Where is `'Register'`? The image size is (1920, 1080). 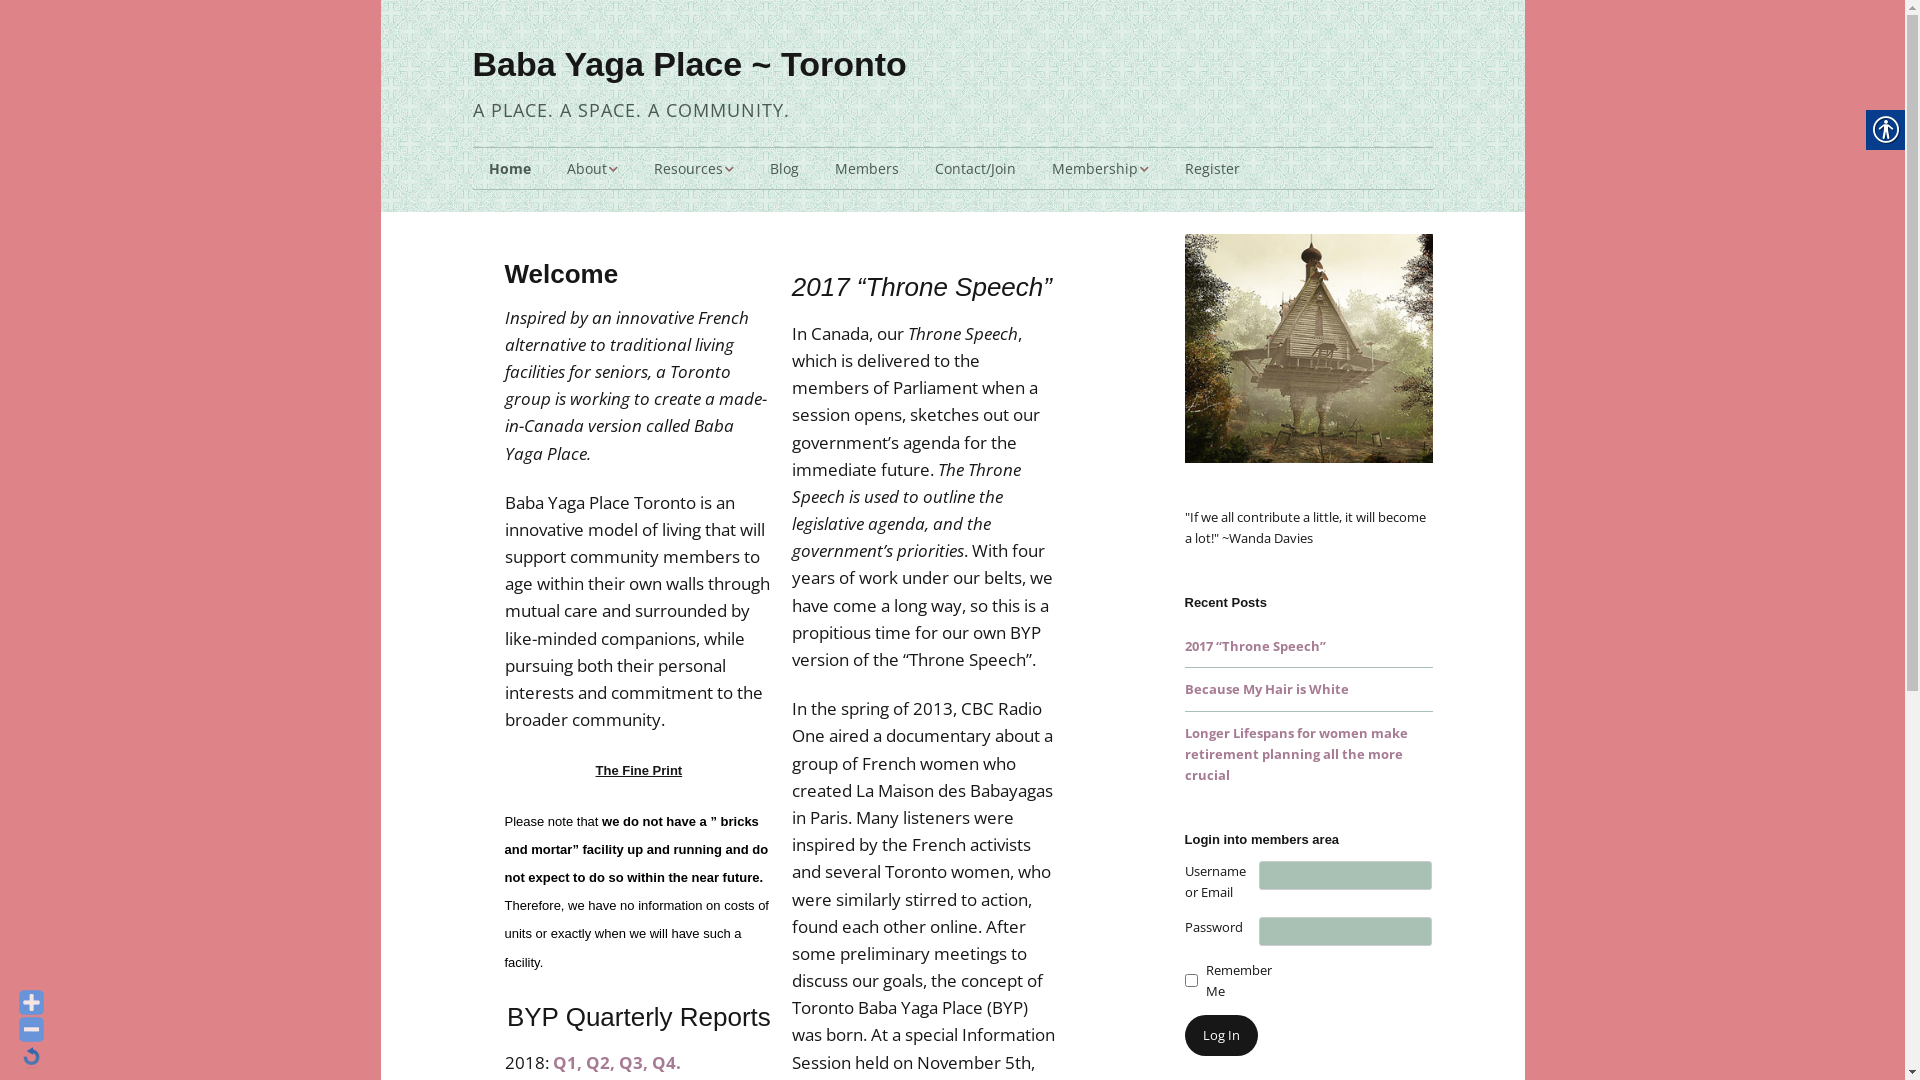 'Register' is located at coordinates (1210, 168).